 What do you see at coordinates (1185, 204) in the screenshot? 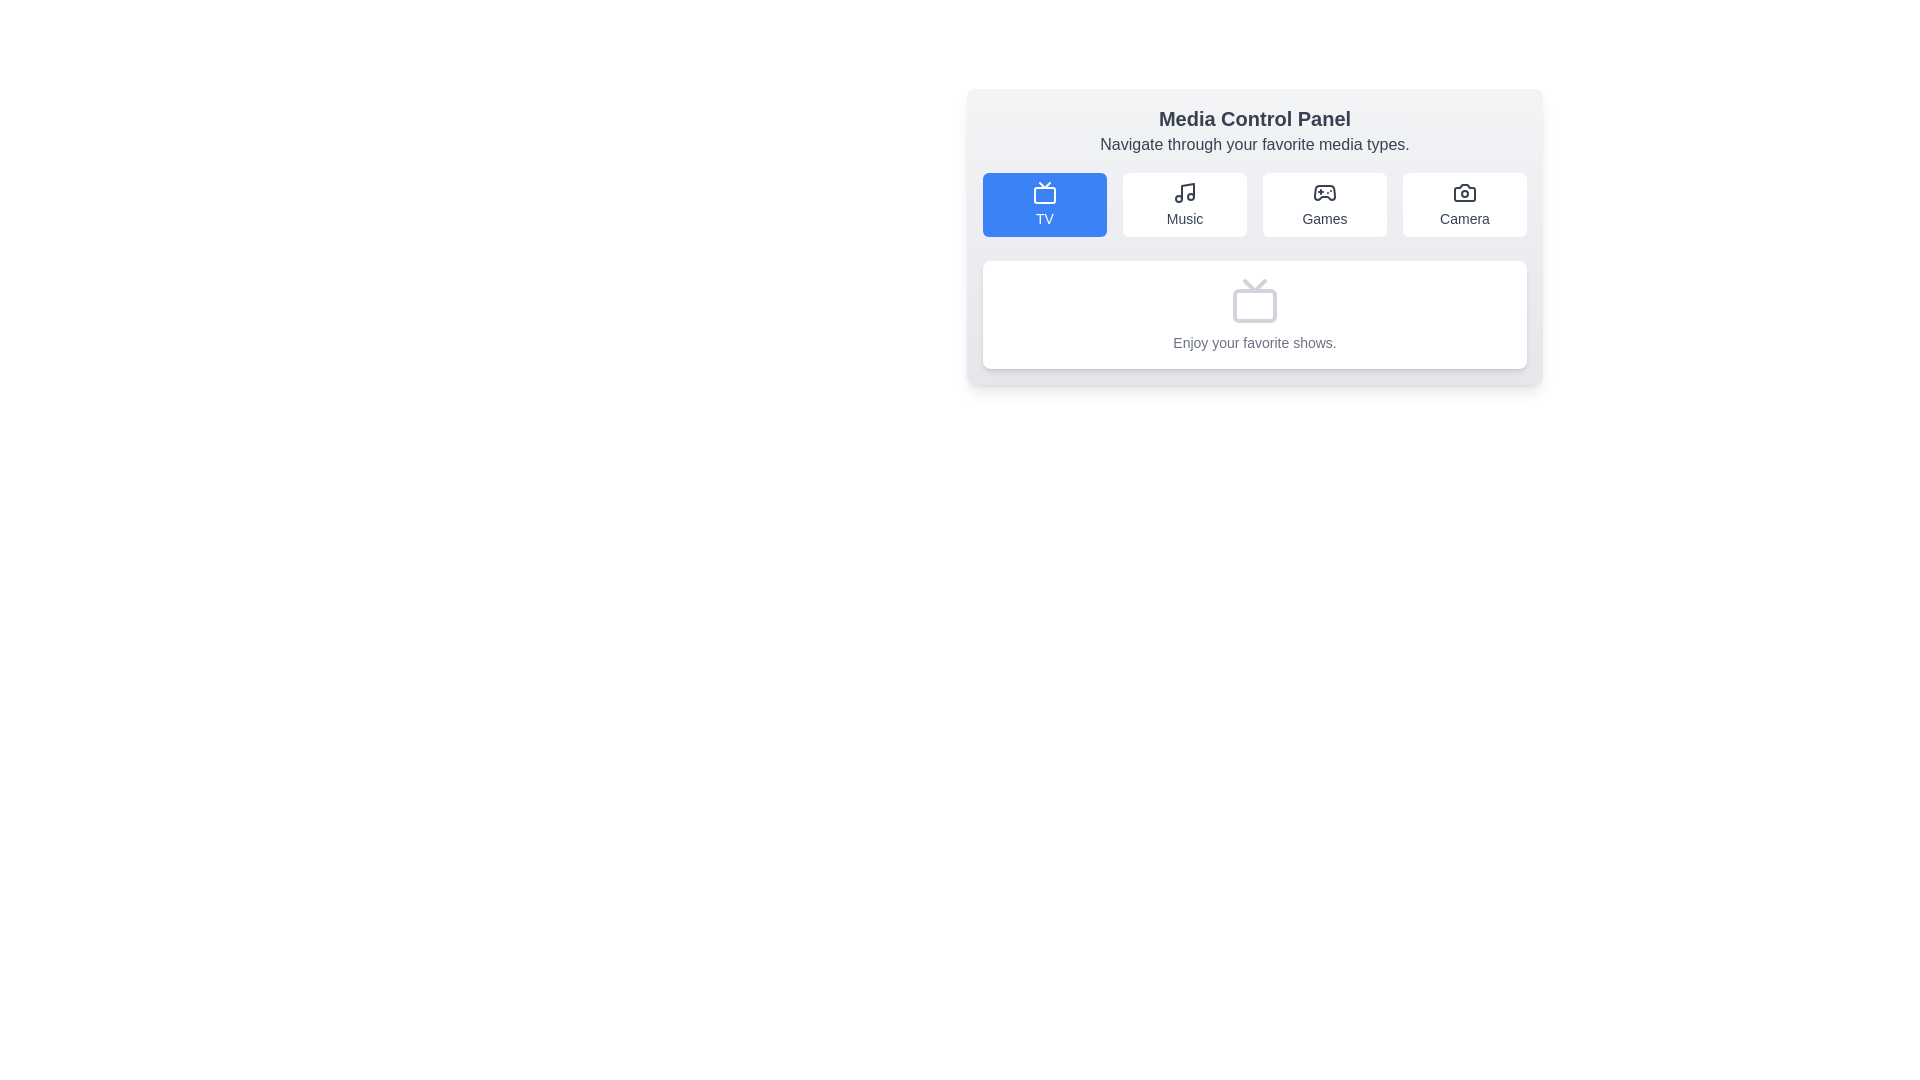
I see `the navigation button for 'Music', positioned between the 'TV' and 'Games' buttons` at bounding box center [1185, 204].